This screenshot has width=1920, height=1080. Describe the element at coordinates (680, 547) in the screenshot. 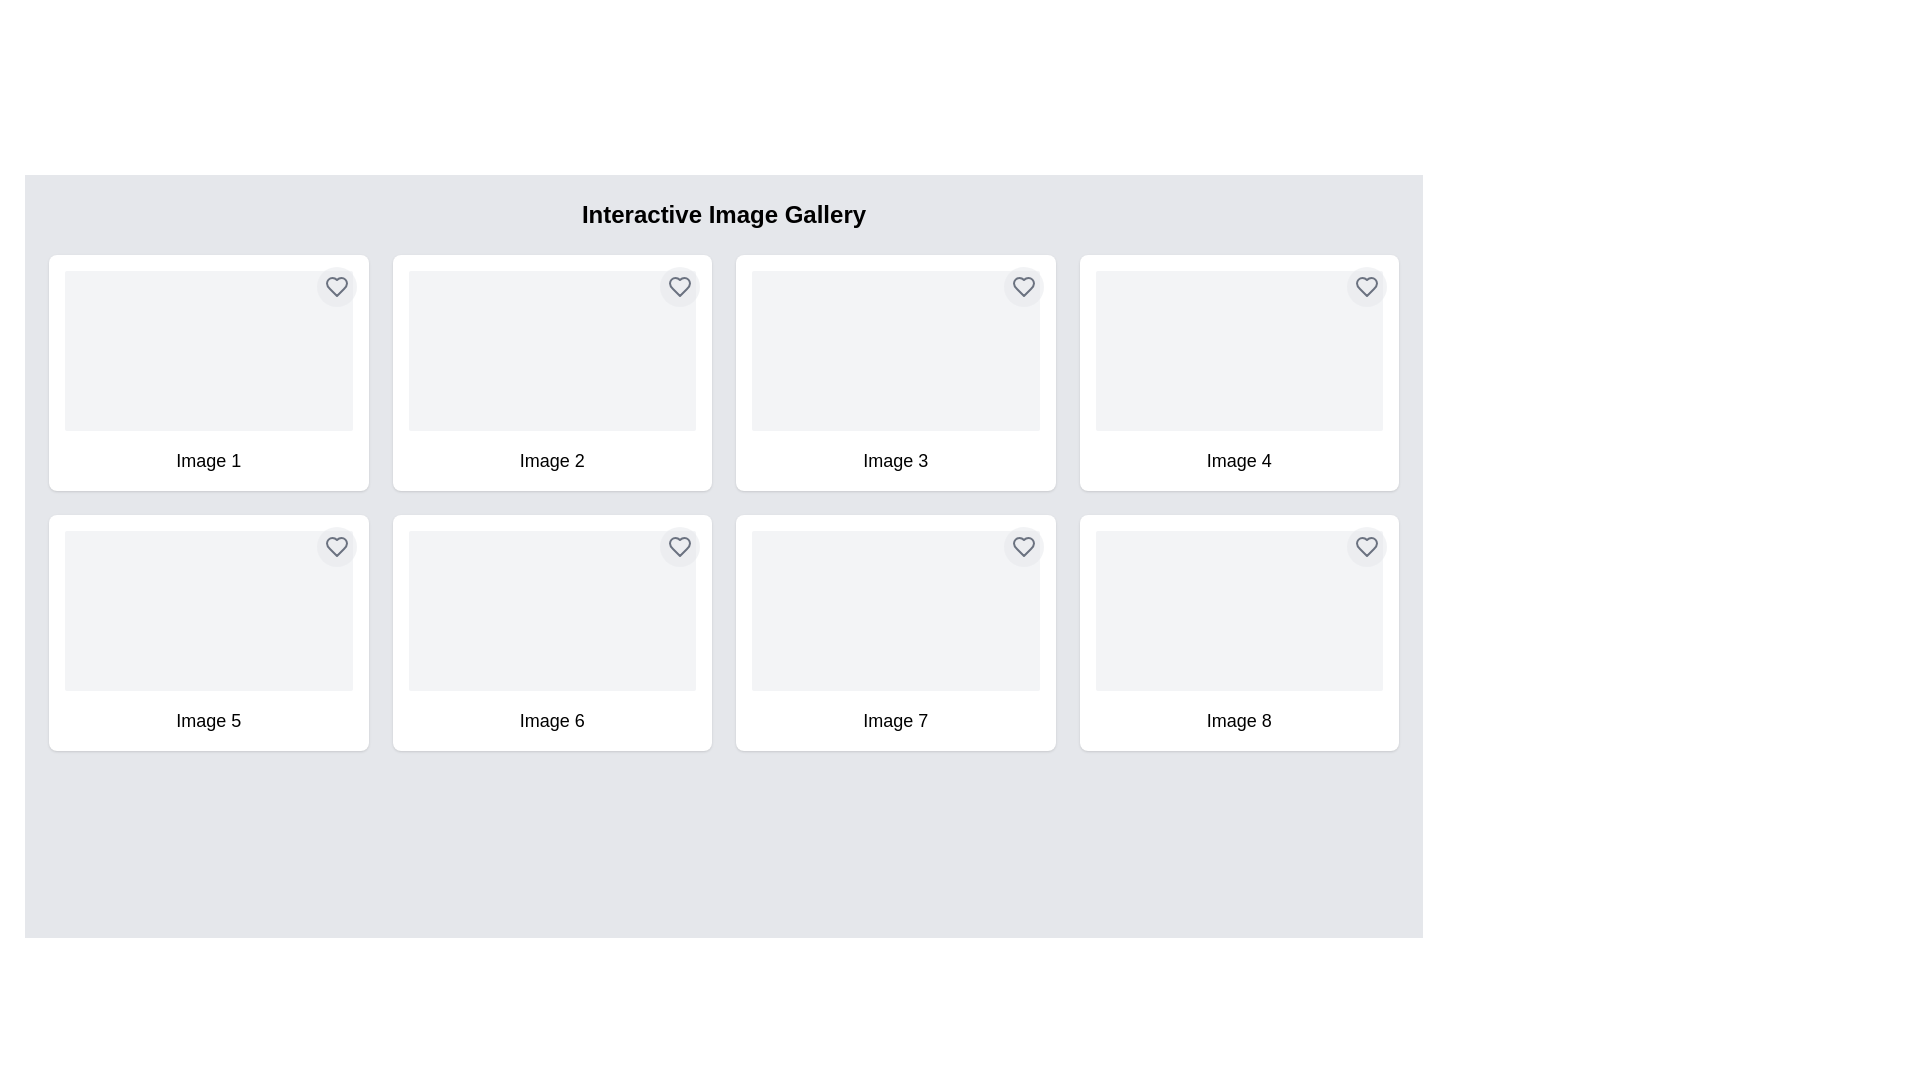

I see `the 'favorite' or 'like' icon` at that location.